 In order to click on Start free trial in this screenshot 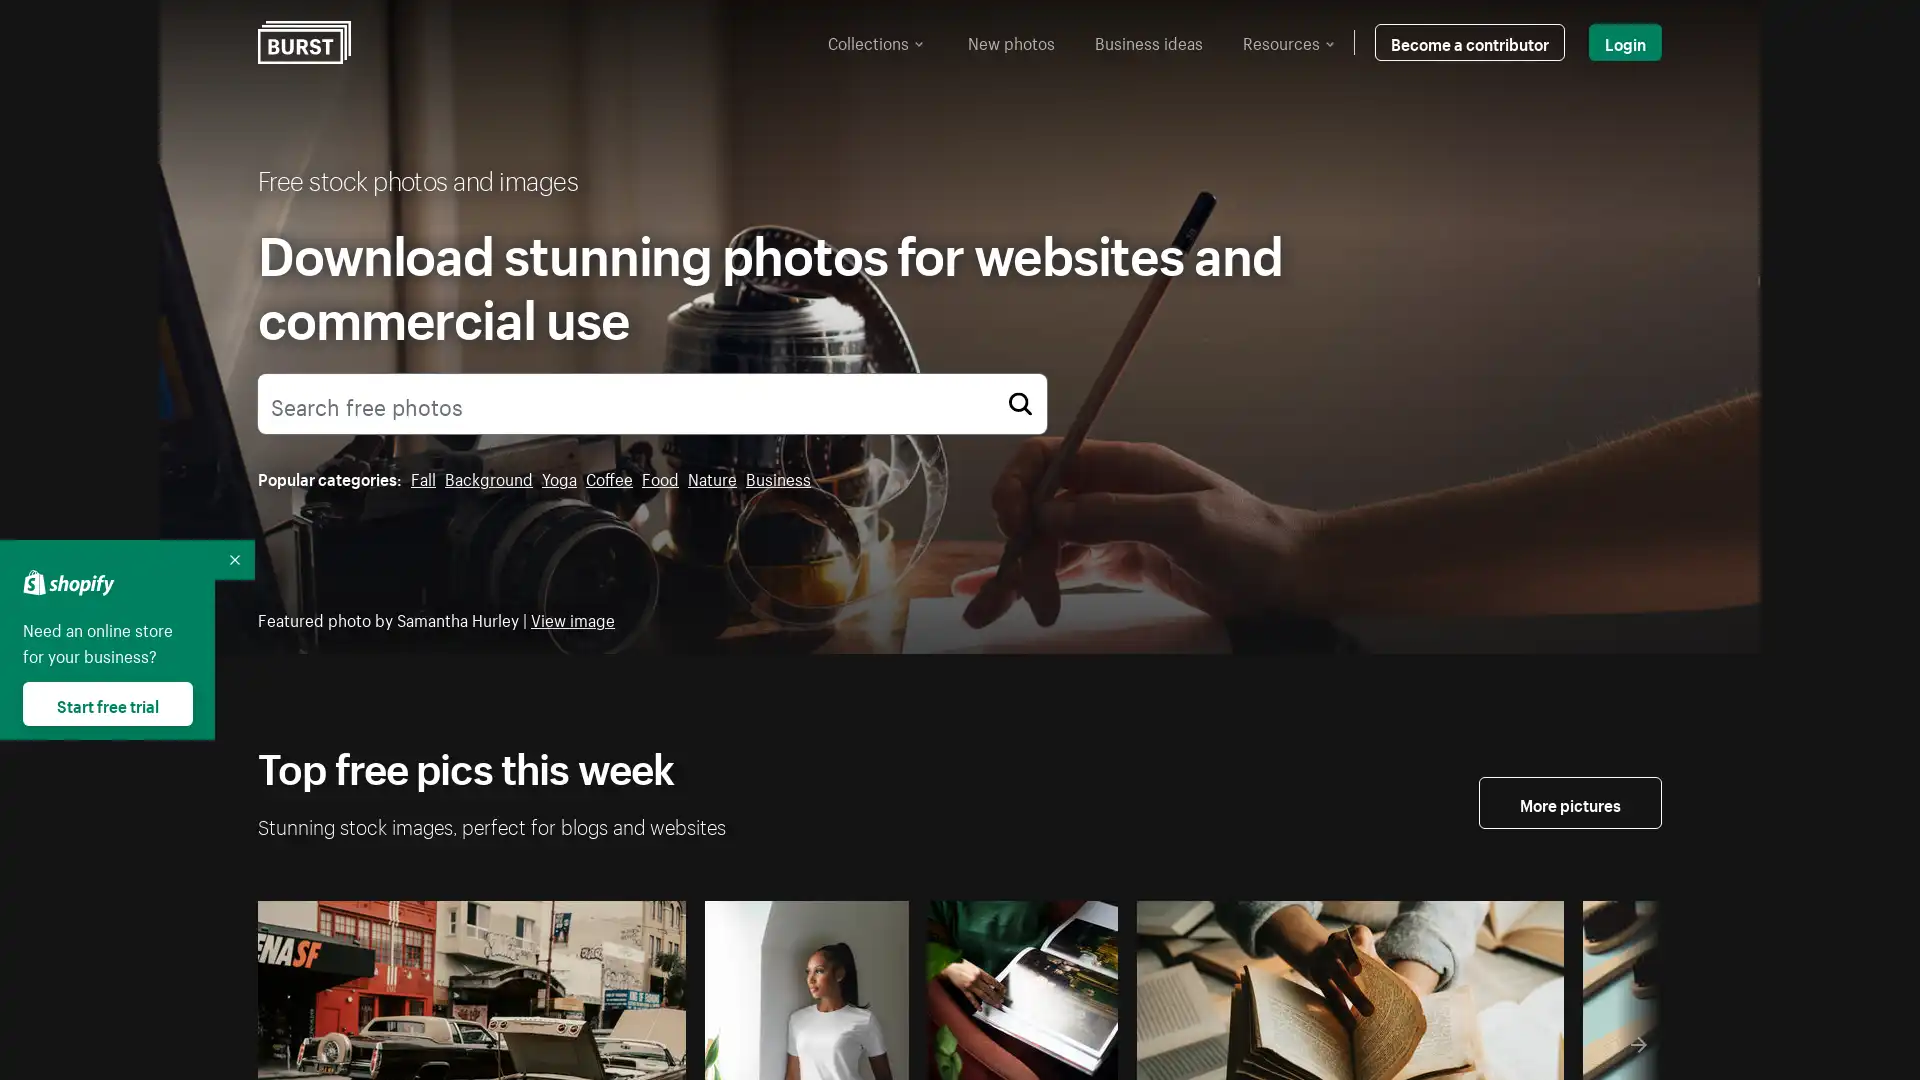, I will do `click(105, 703)`.